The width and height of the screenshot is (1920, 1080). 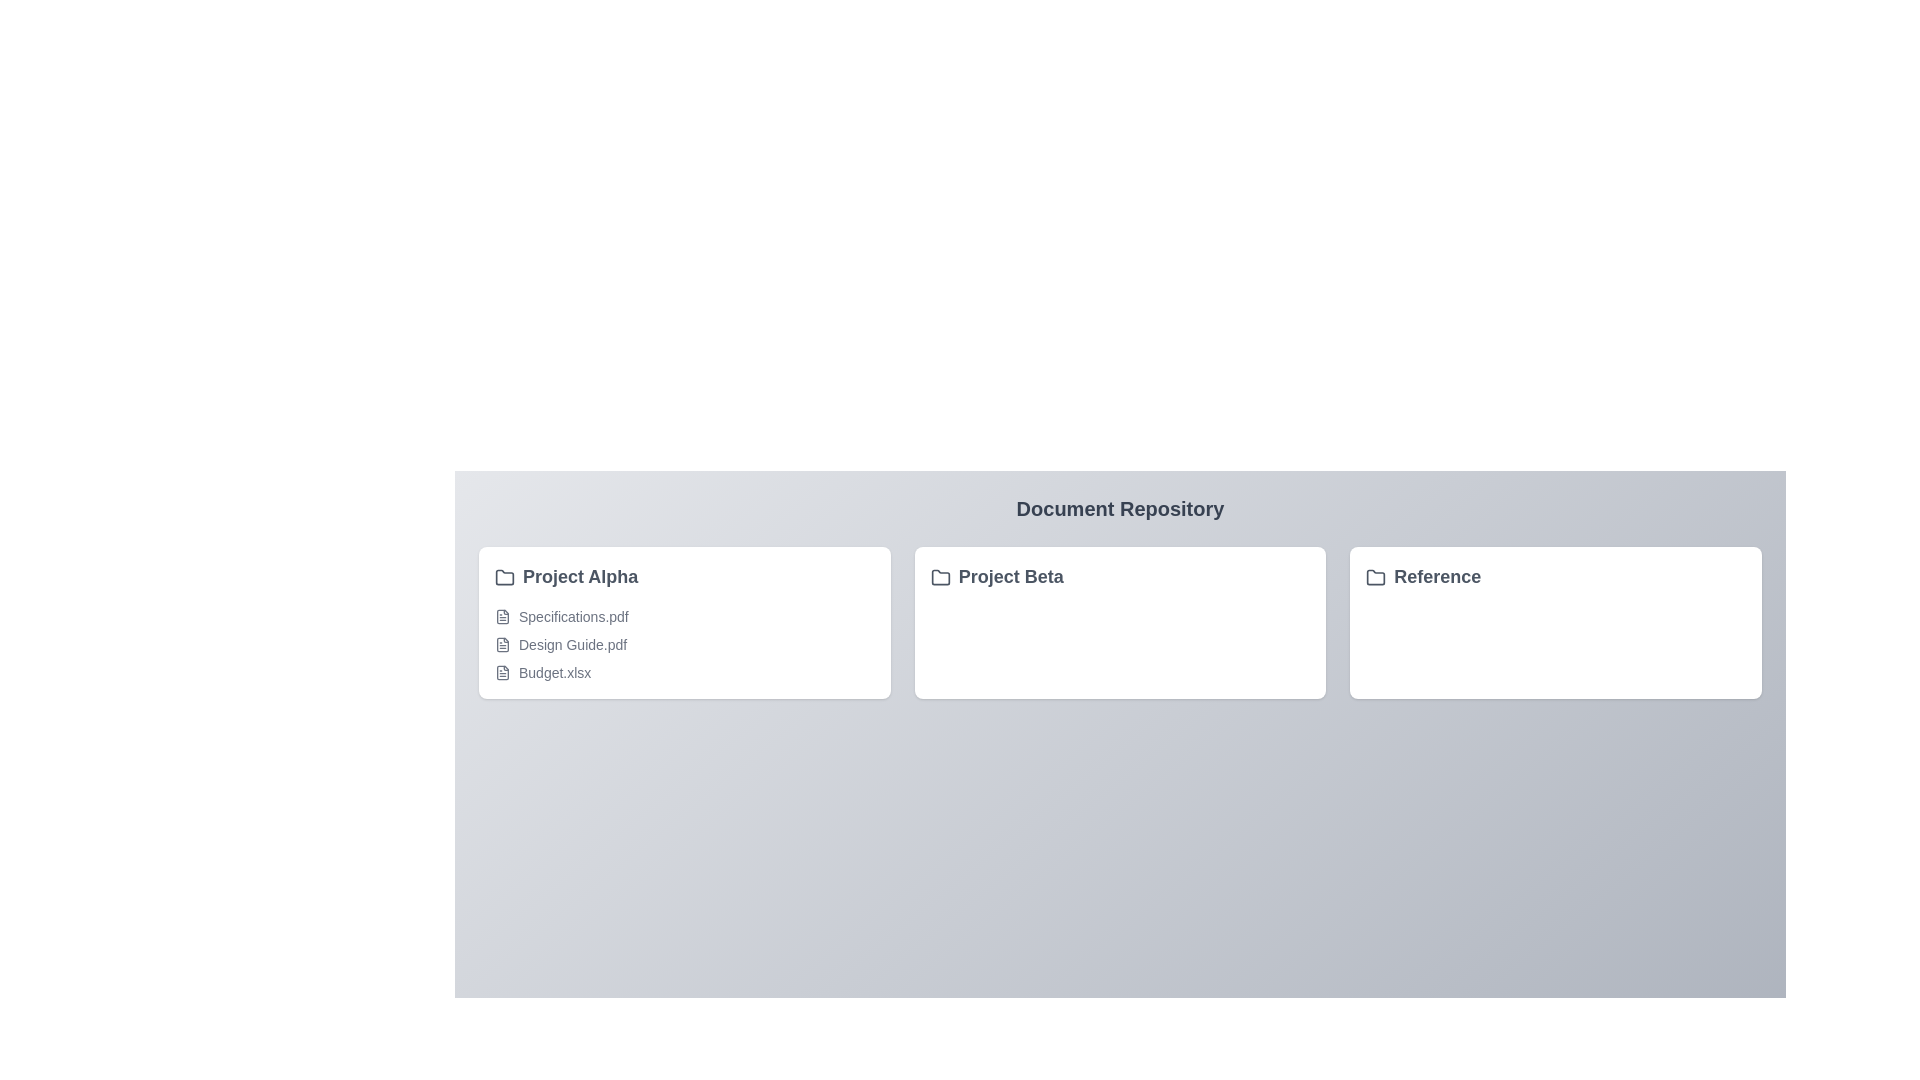 What do you see at coordinates (939, 577) in the screenshot?
I see `the folder icon with a red outlined style next to the text label 'Project Beta'` at bounding box center [939, 577].